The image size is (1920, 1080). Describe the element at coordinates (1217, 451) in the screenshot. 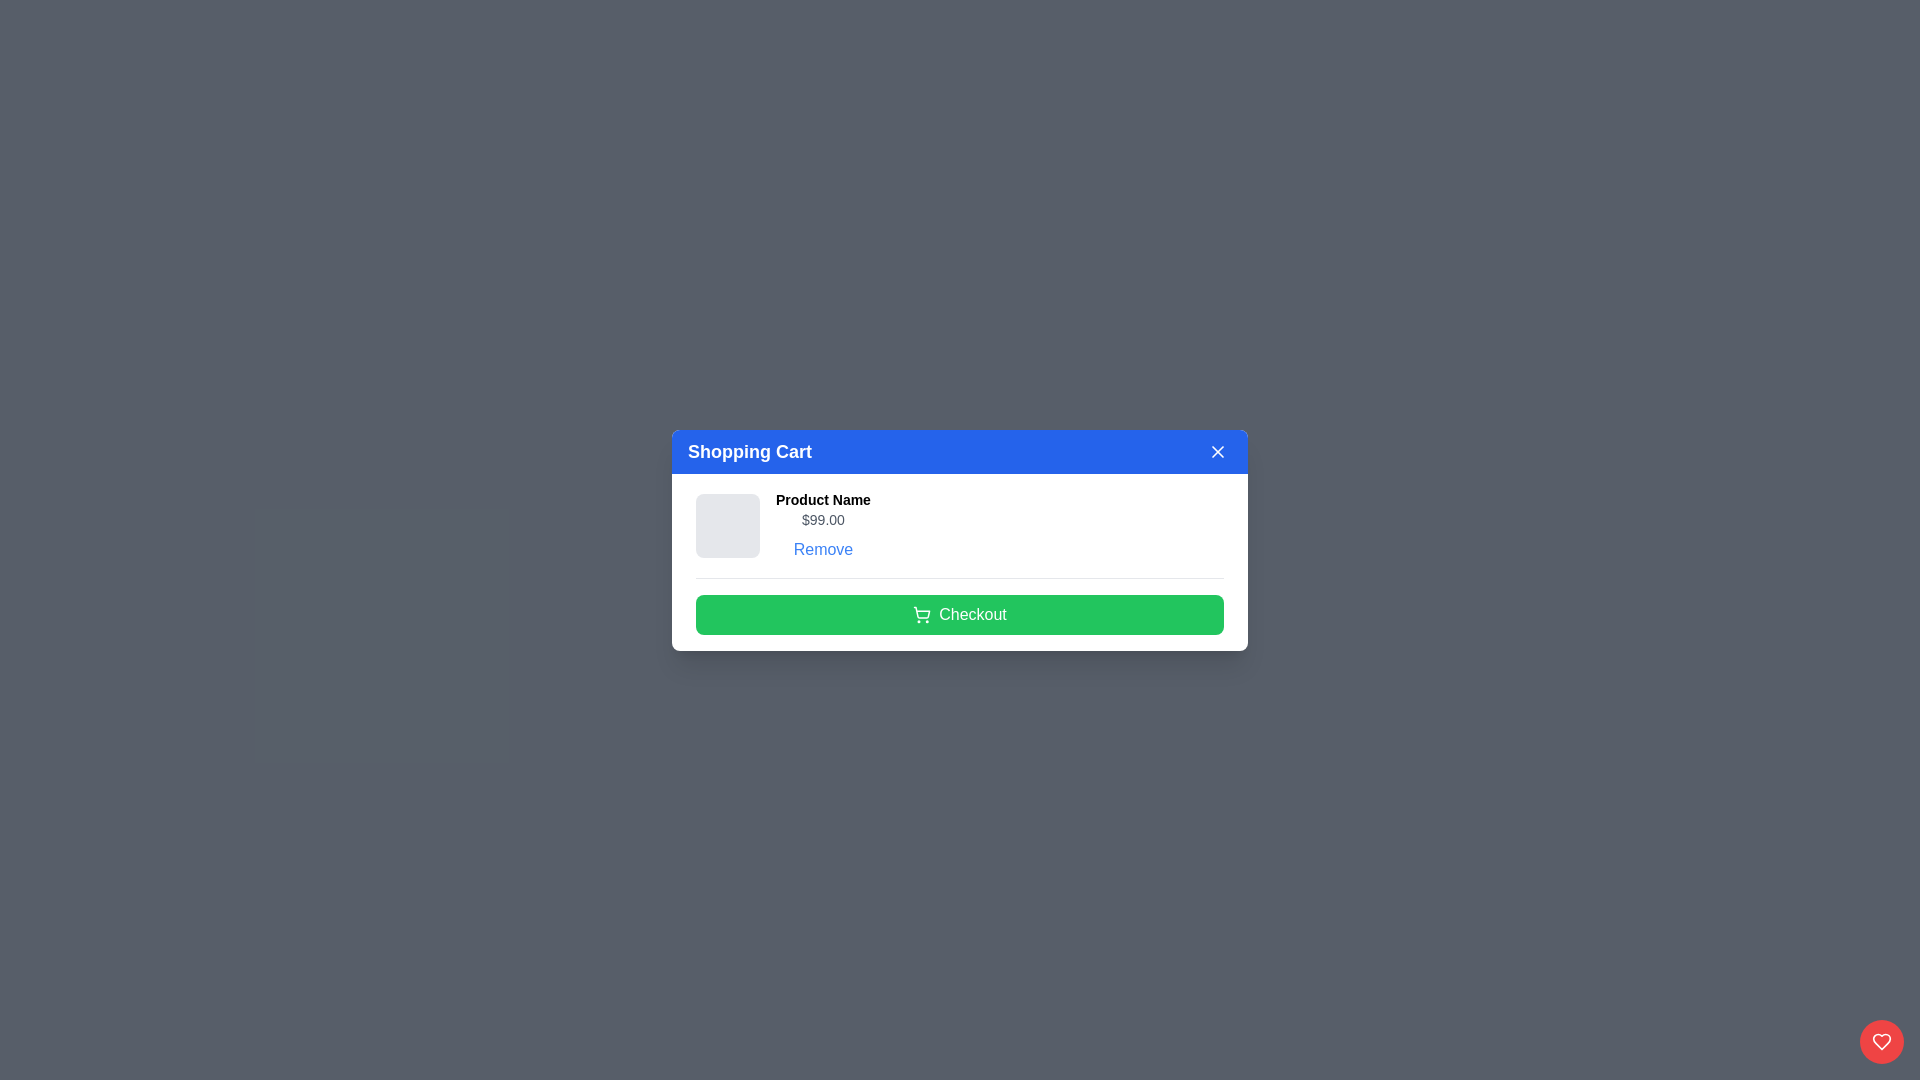

I see `the close button located at the top-right corner of the 'Shopping Cart' panel` at that location.